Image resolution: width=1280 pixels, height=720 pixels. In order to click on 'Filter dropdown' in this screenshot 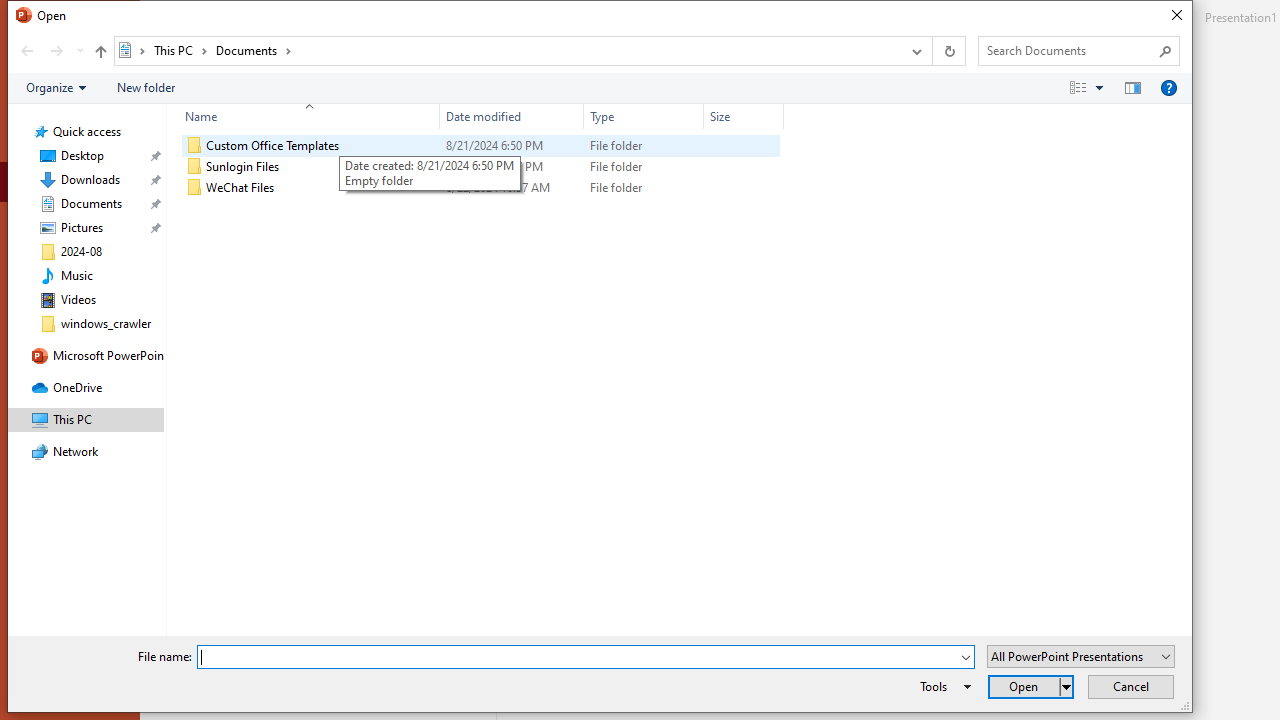, I will do `click(774, 116)`.